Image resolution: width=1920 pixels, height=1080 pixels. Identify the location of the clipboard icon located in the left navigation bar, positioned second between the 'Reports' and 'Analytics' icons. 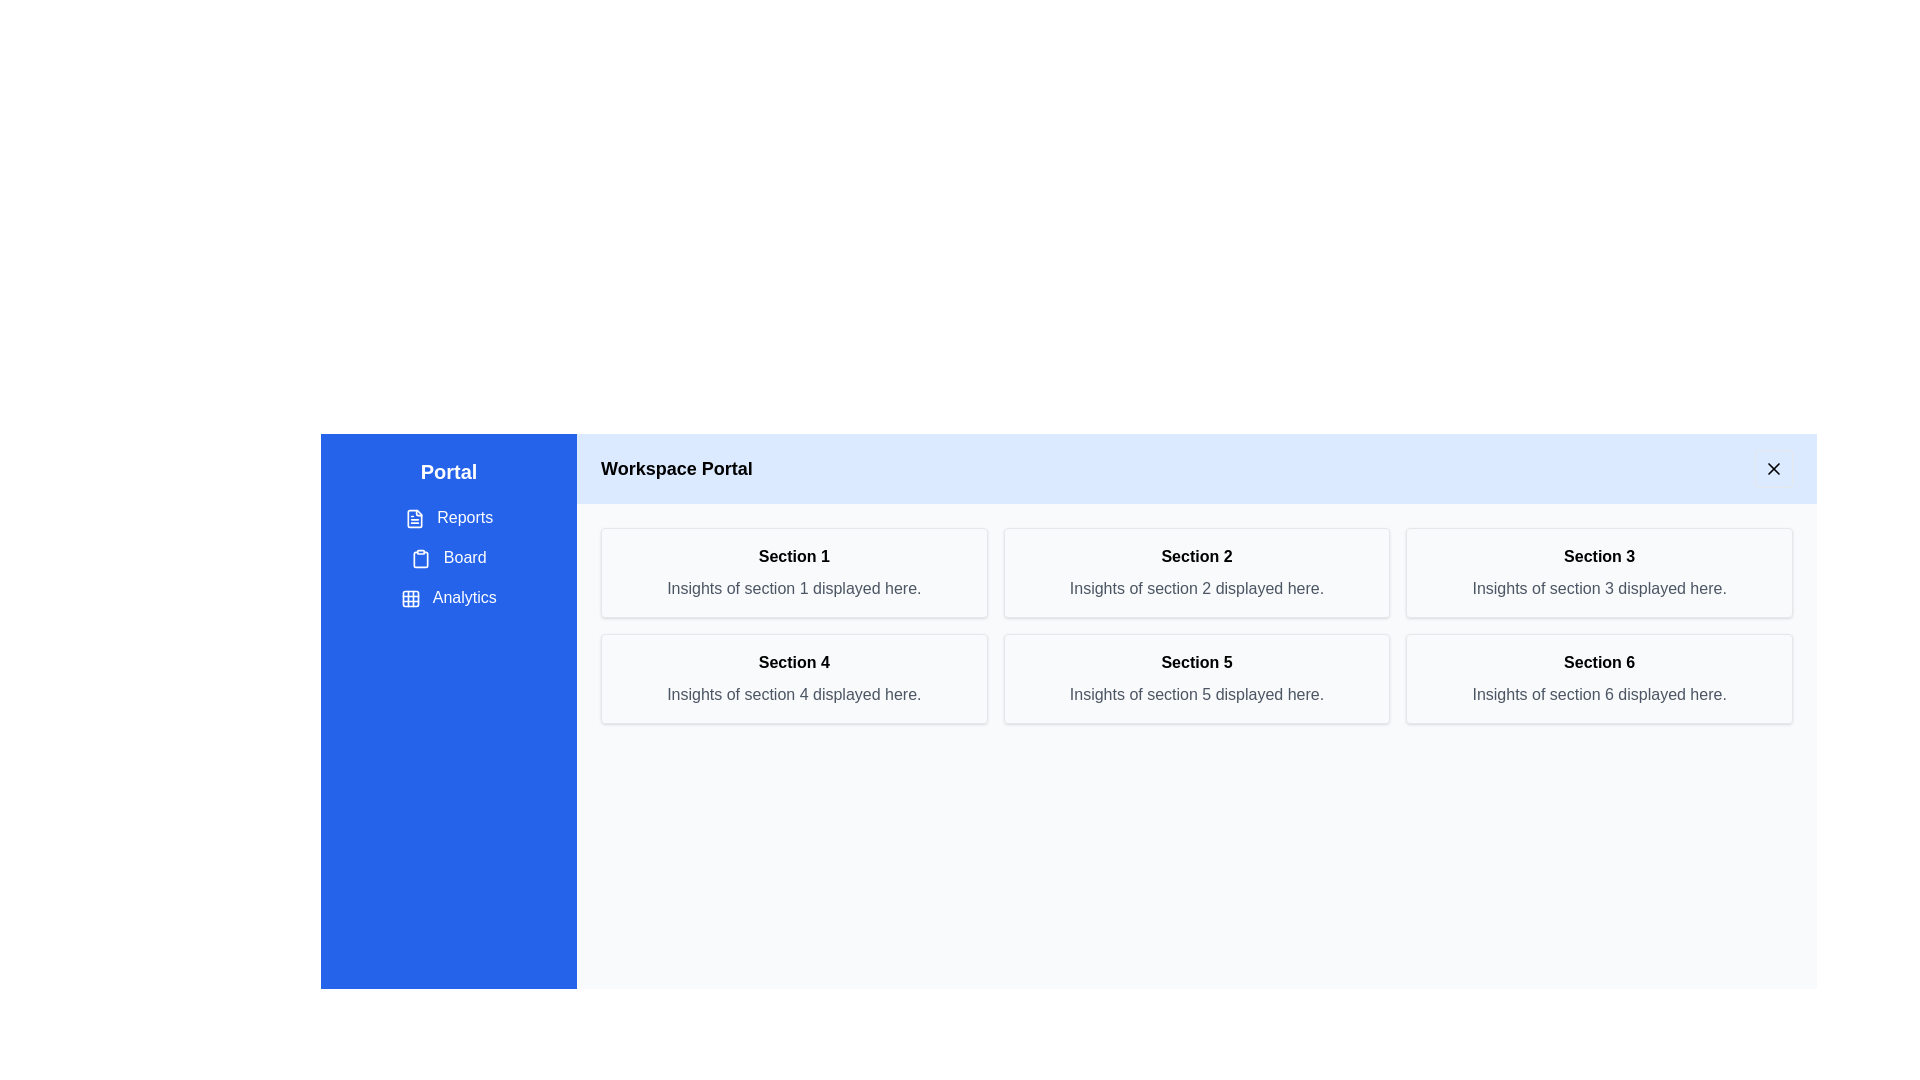
(420, 559).